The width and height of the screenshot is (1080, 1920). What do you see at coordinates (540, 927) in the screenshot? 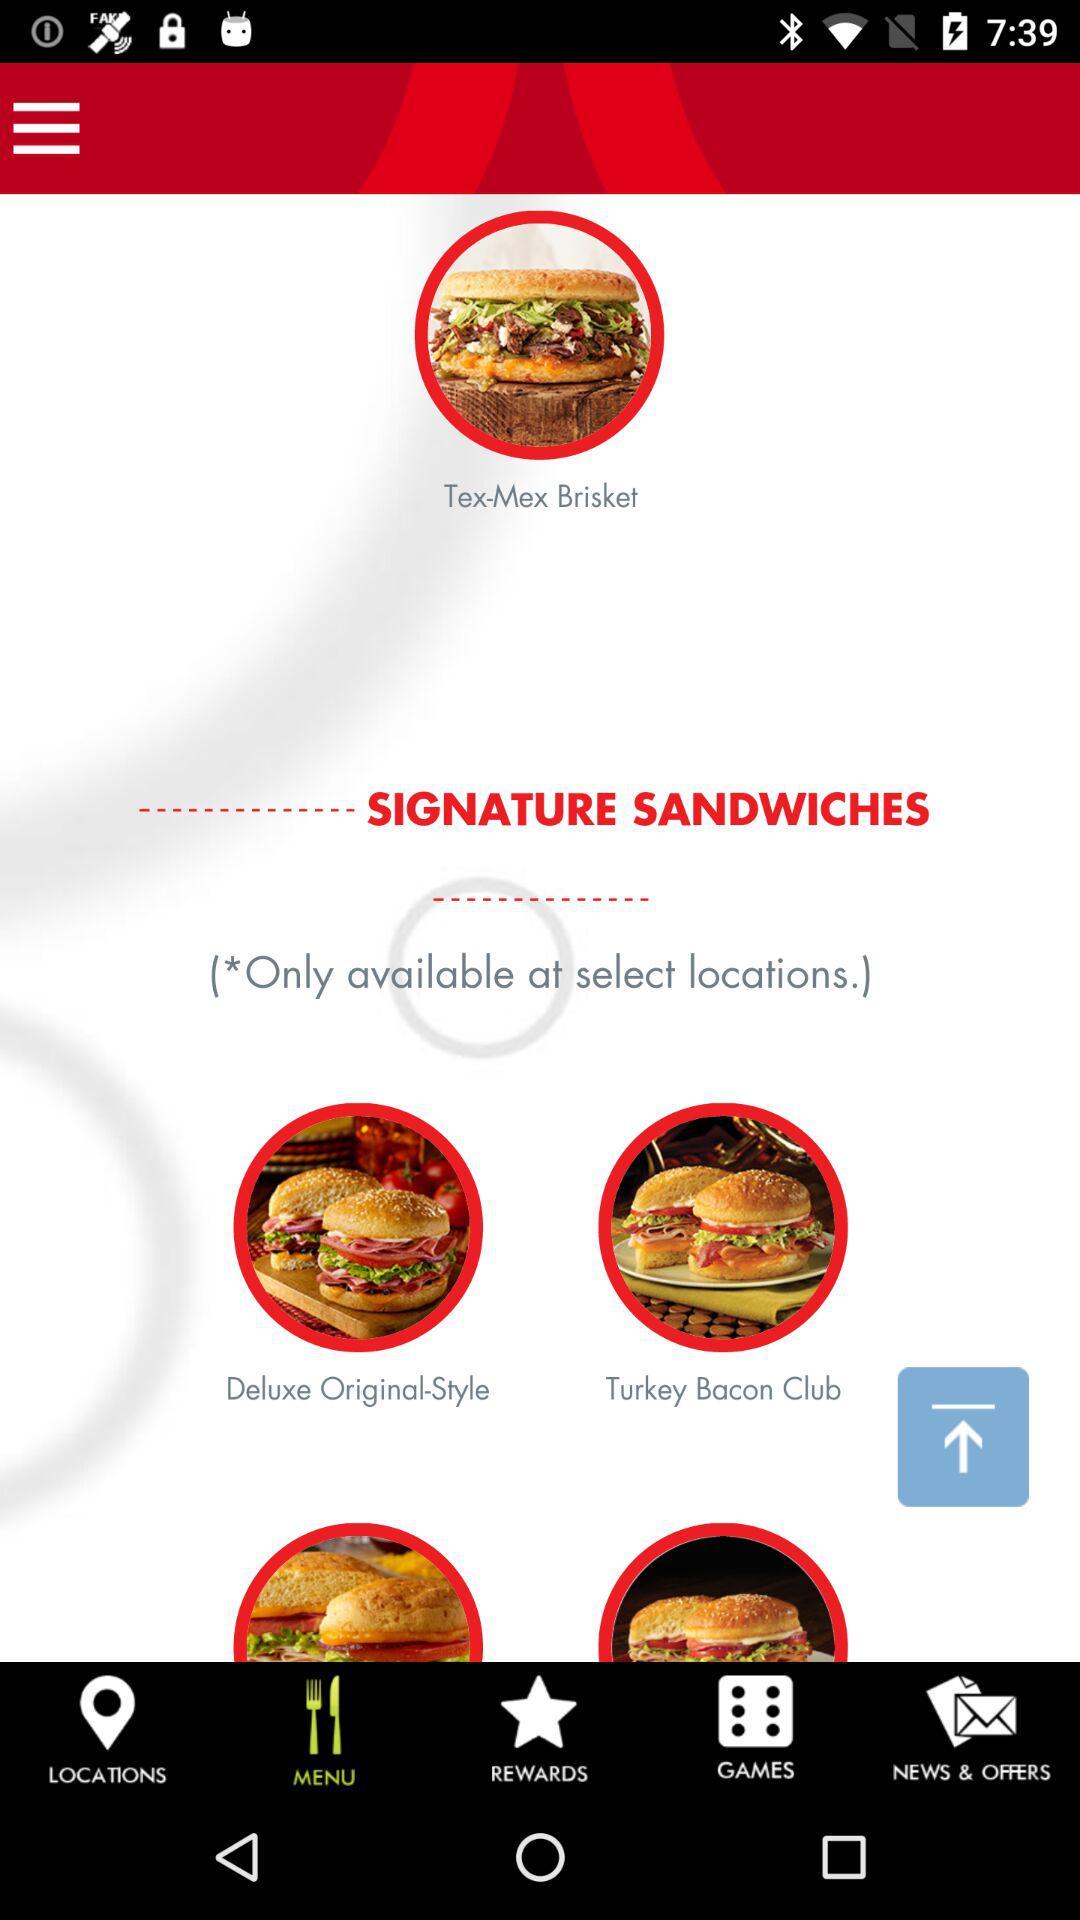
I see `a sandwich` at bounding box center [540, 927].